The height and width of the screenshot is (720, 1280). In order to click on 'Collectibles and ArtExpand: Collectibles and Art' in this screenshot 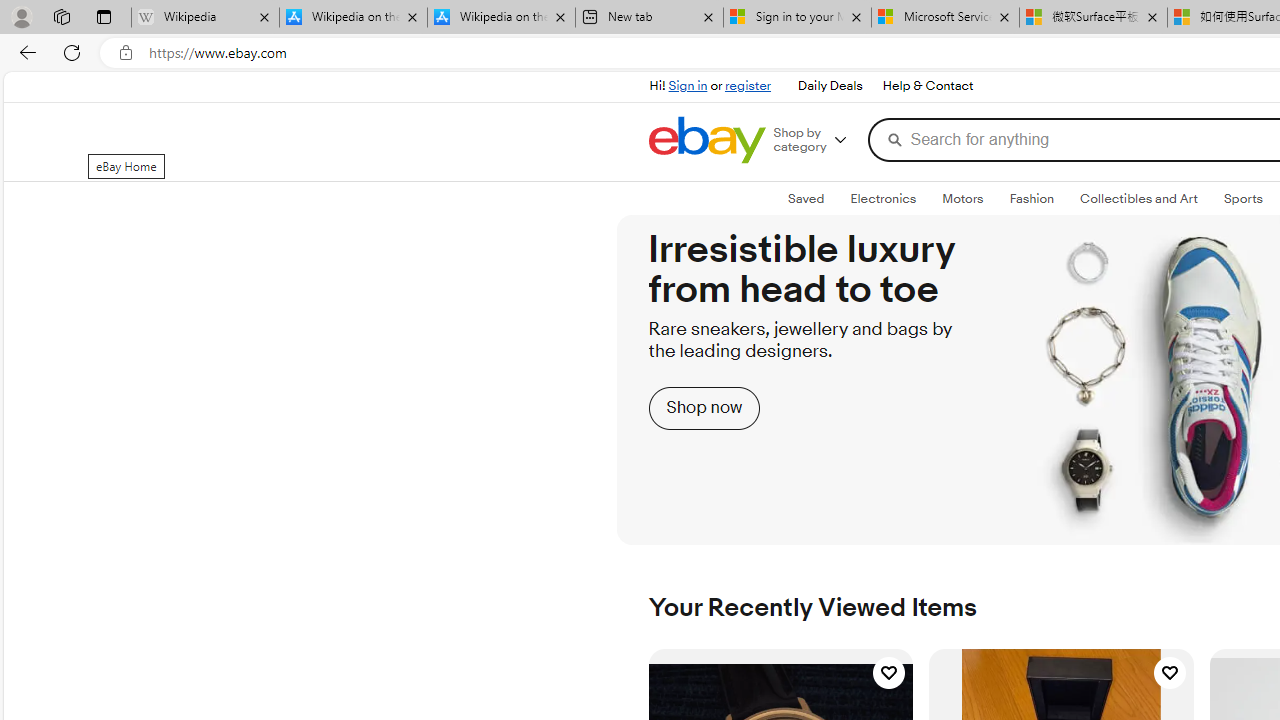, I will do `click(1139, 199)`.